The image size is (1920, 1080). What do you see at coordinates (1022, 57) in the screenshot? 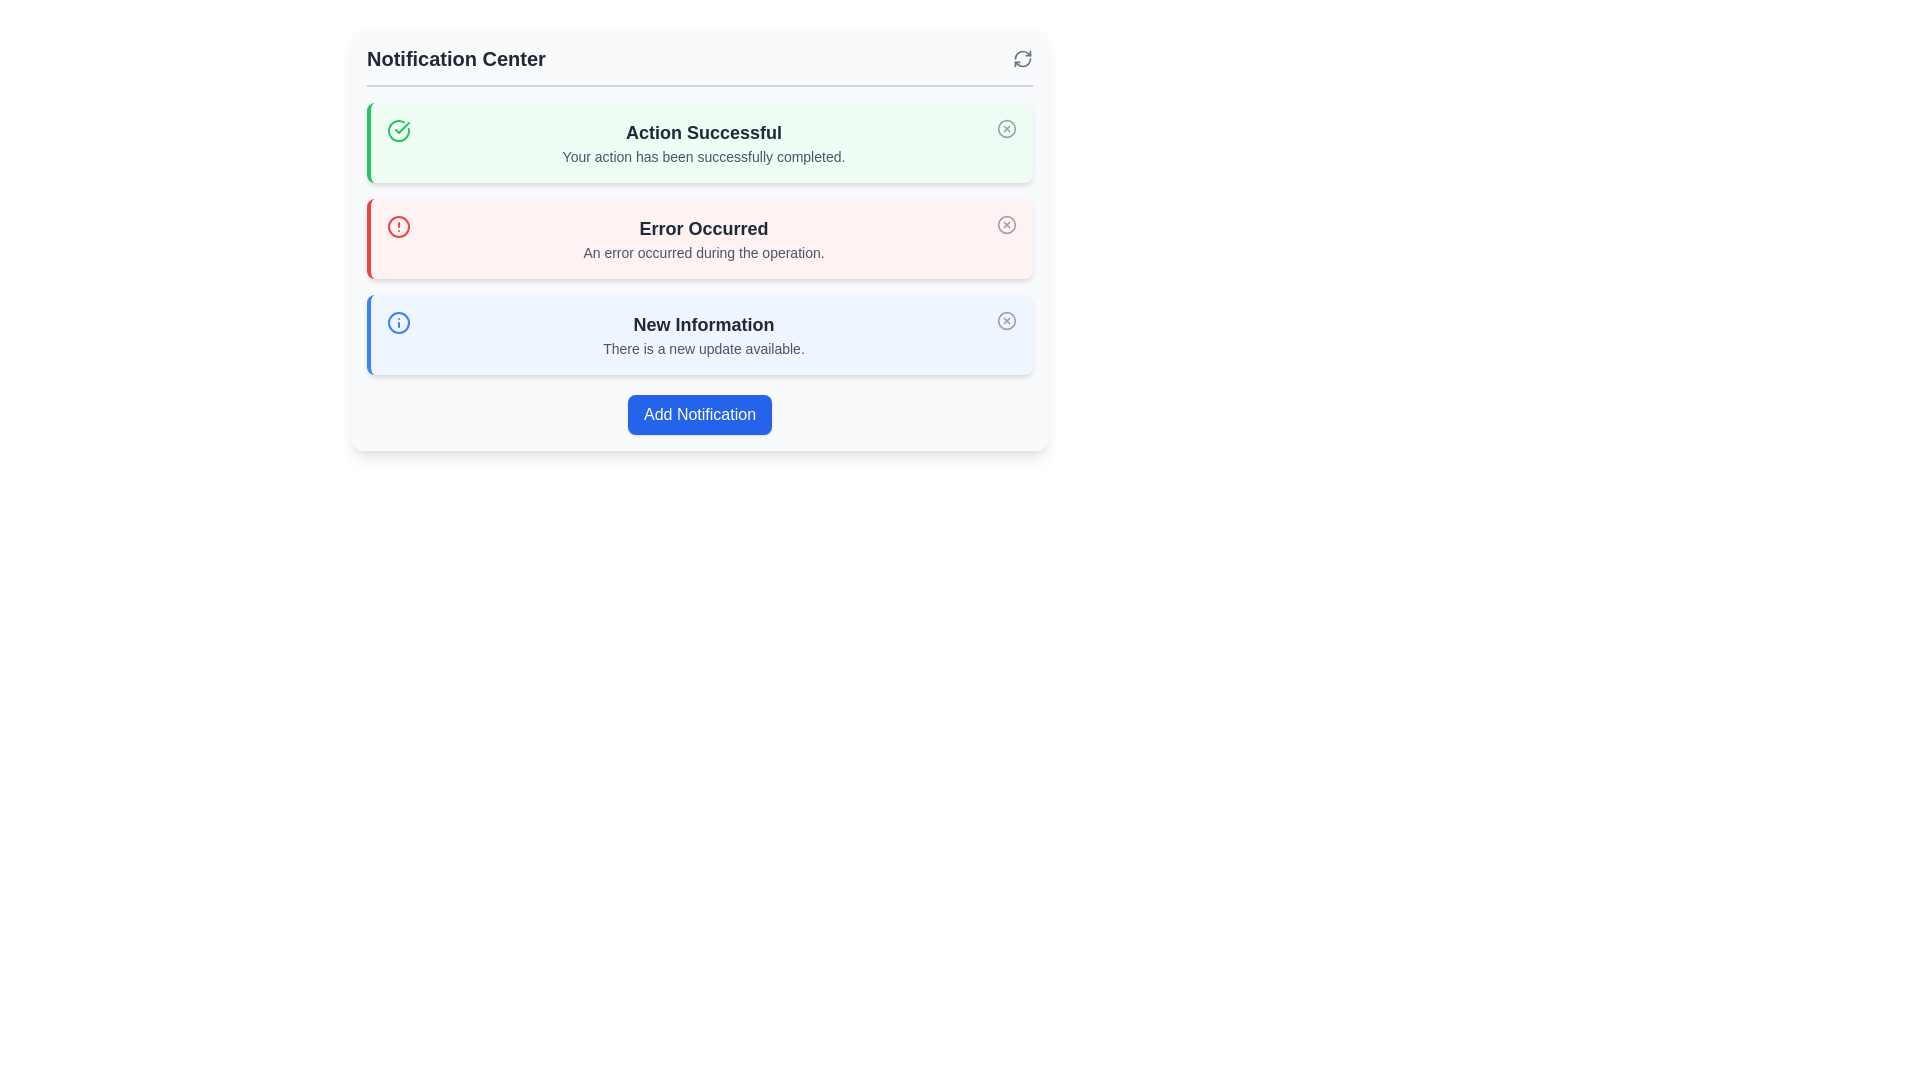
I see `the refresh button located in the top-right corner of the 'Notification Center'` at bounding box center [1022, 57].